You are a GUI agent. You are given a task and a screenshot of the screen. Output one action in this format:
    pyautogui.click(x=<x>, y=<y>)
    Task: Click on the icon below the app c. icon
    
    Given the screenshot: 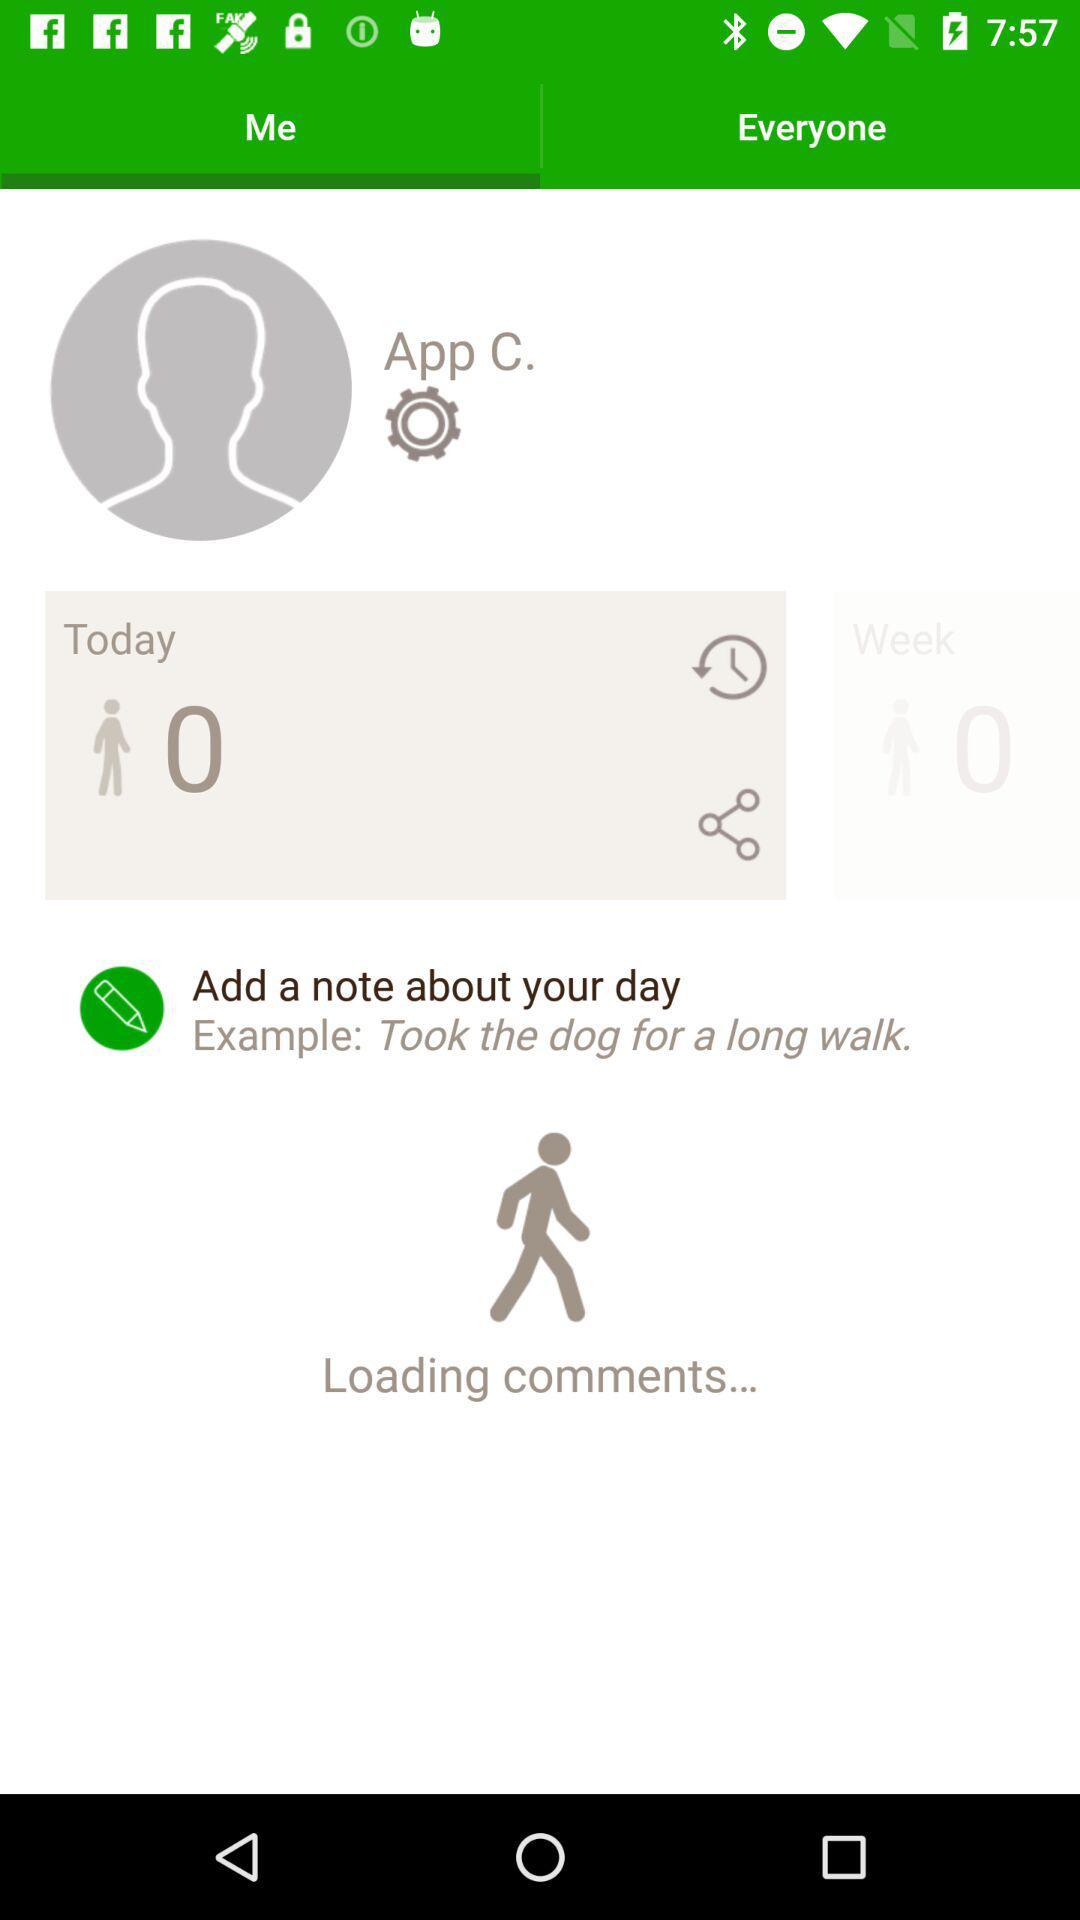 What is the action you would take?
    pyautogui.click(x=421, y=422)
    